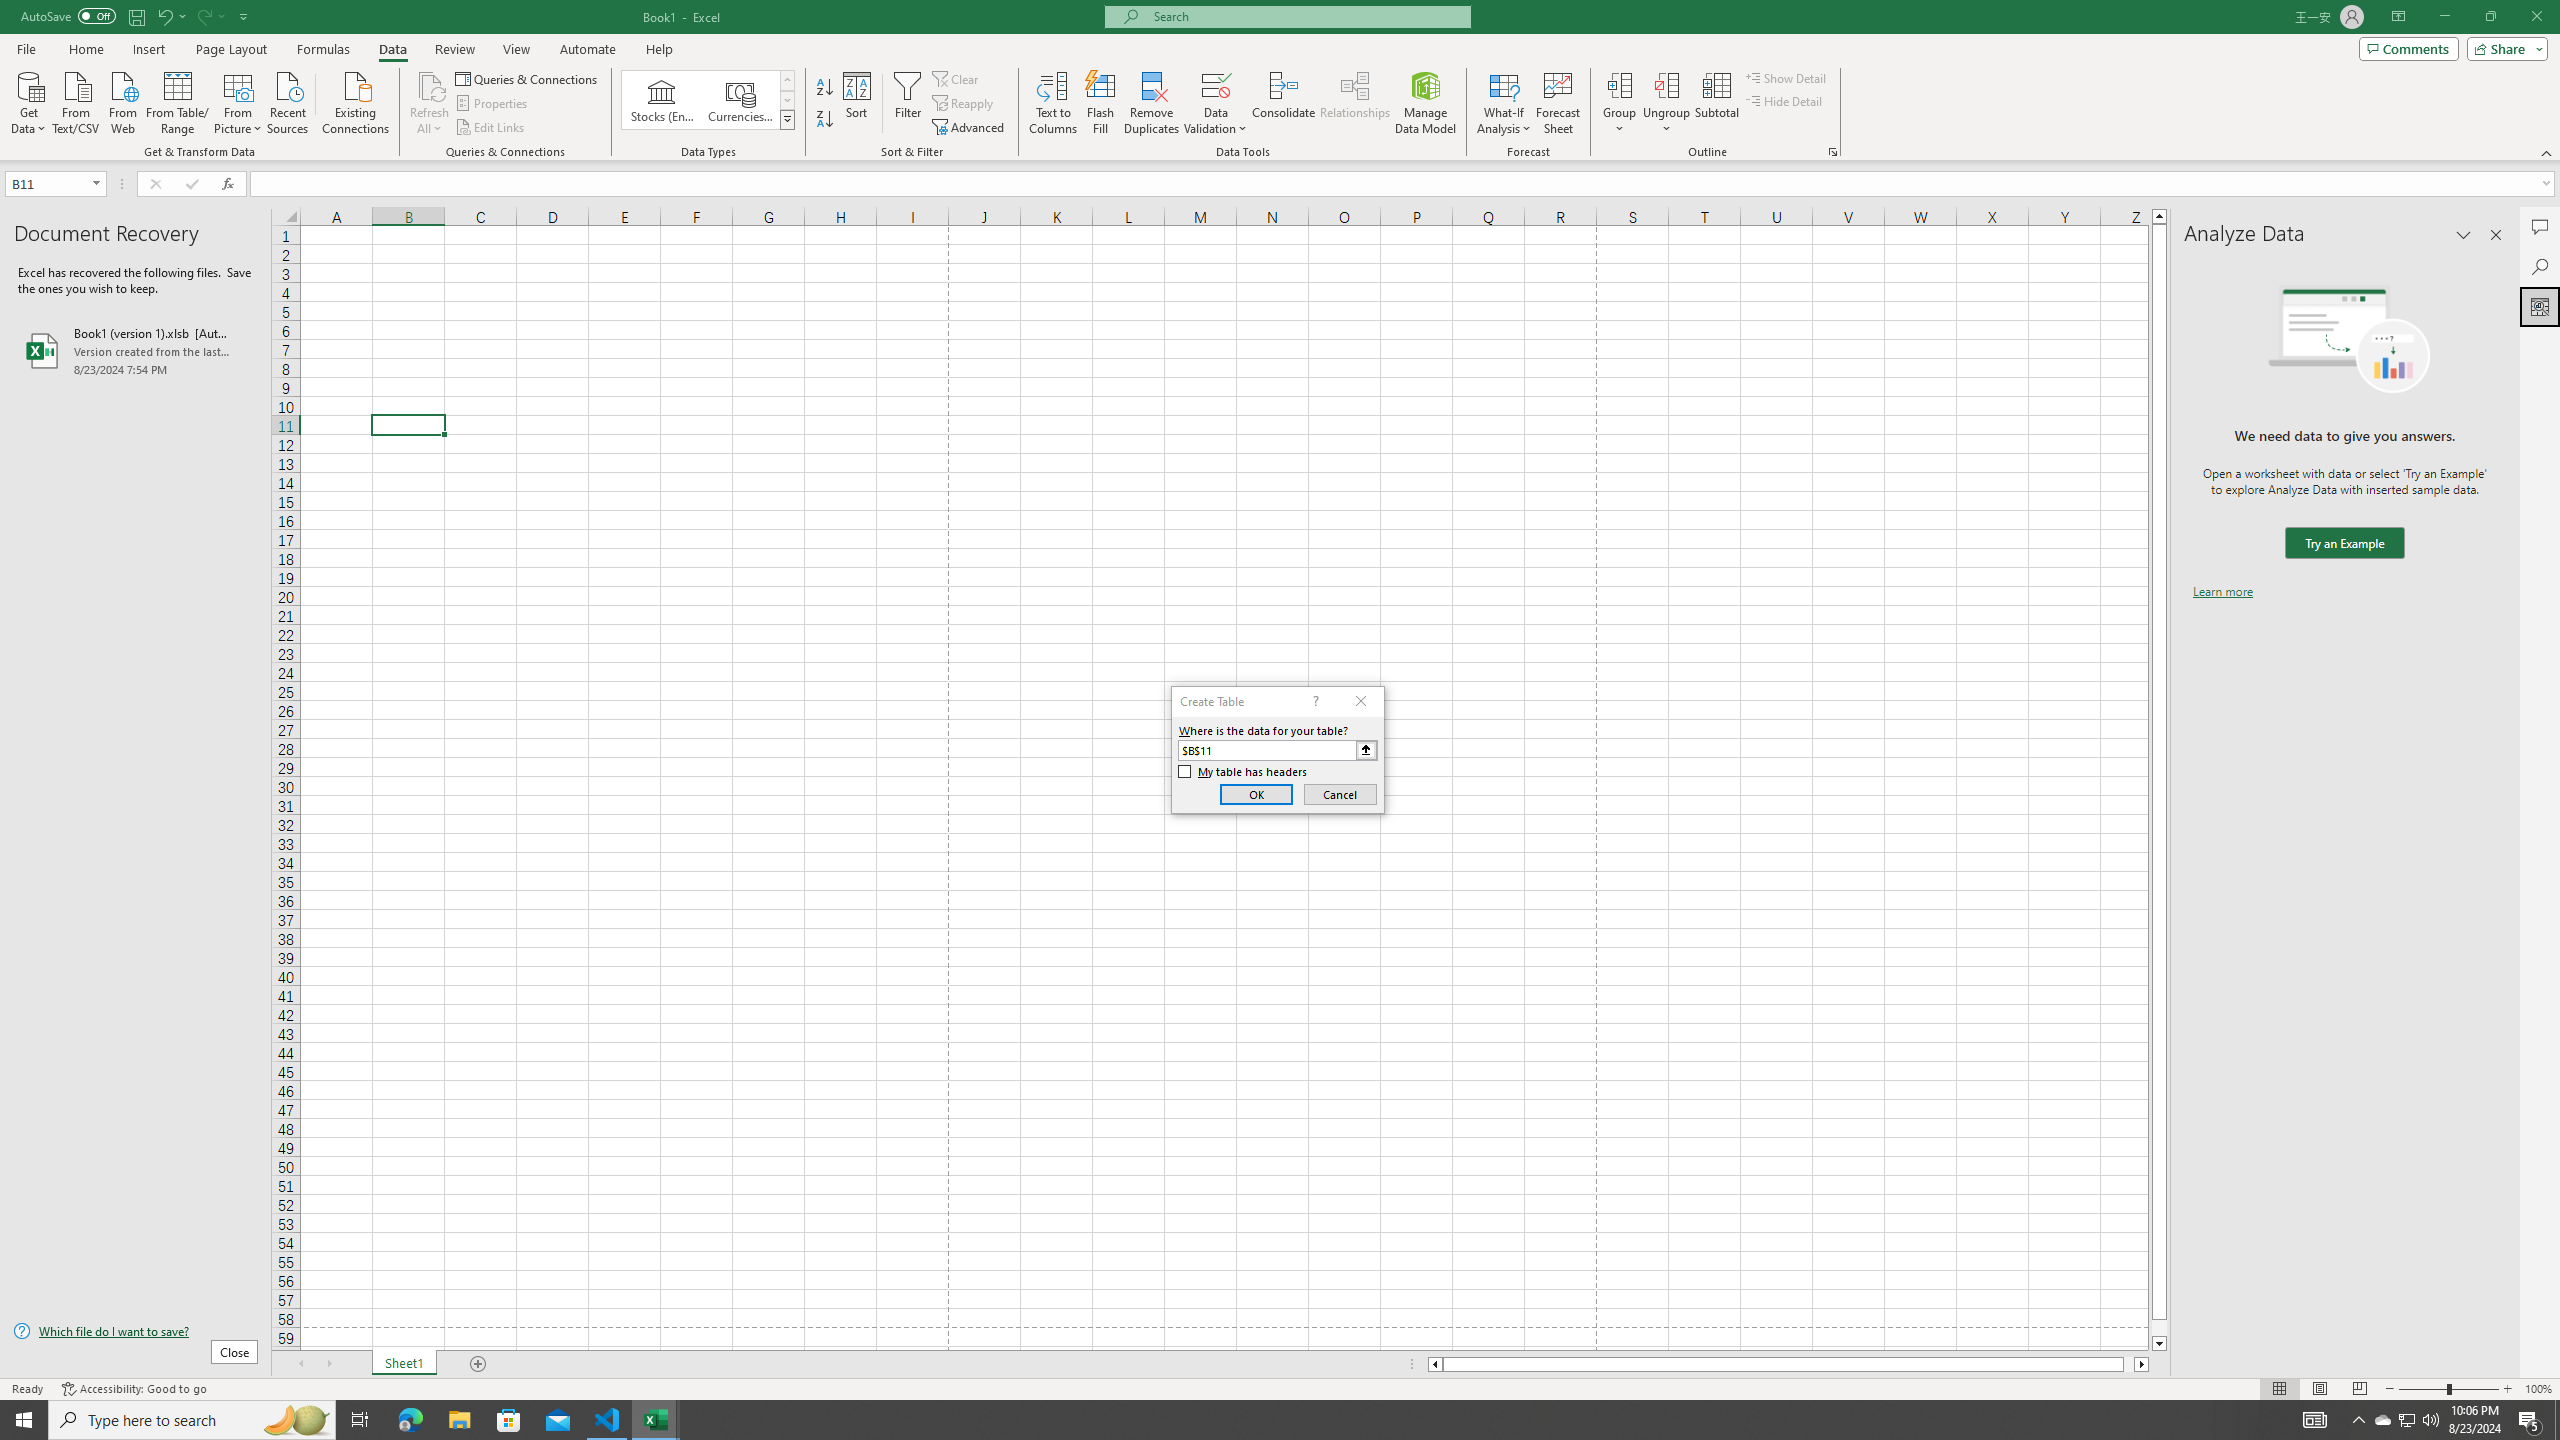  I want to click on 'Learn more', so click(2222, 590).